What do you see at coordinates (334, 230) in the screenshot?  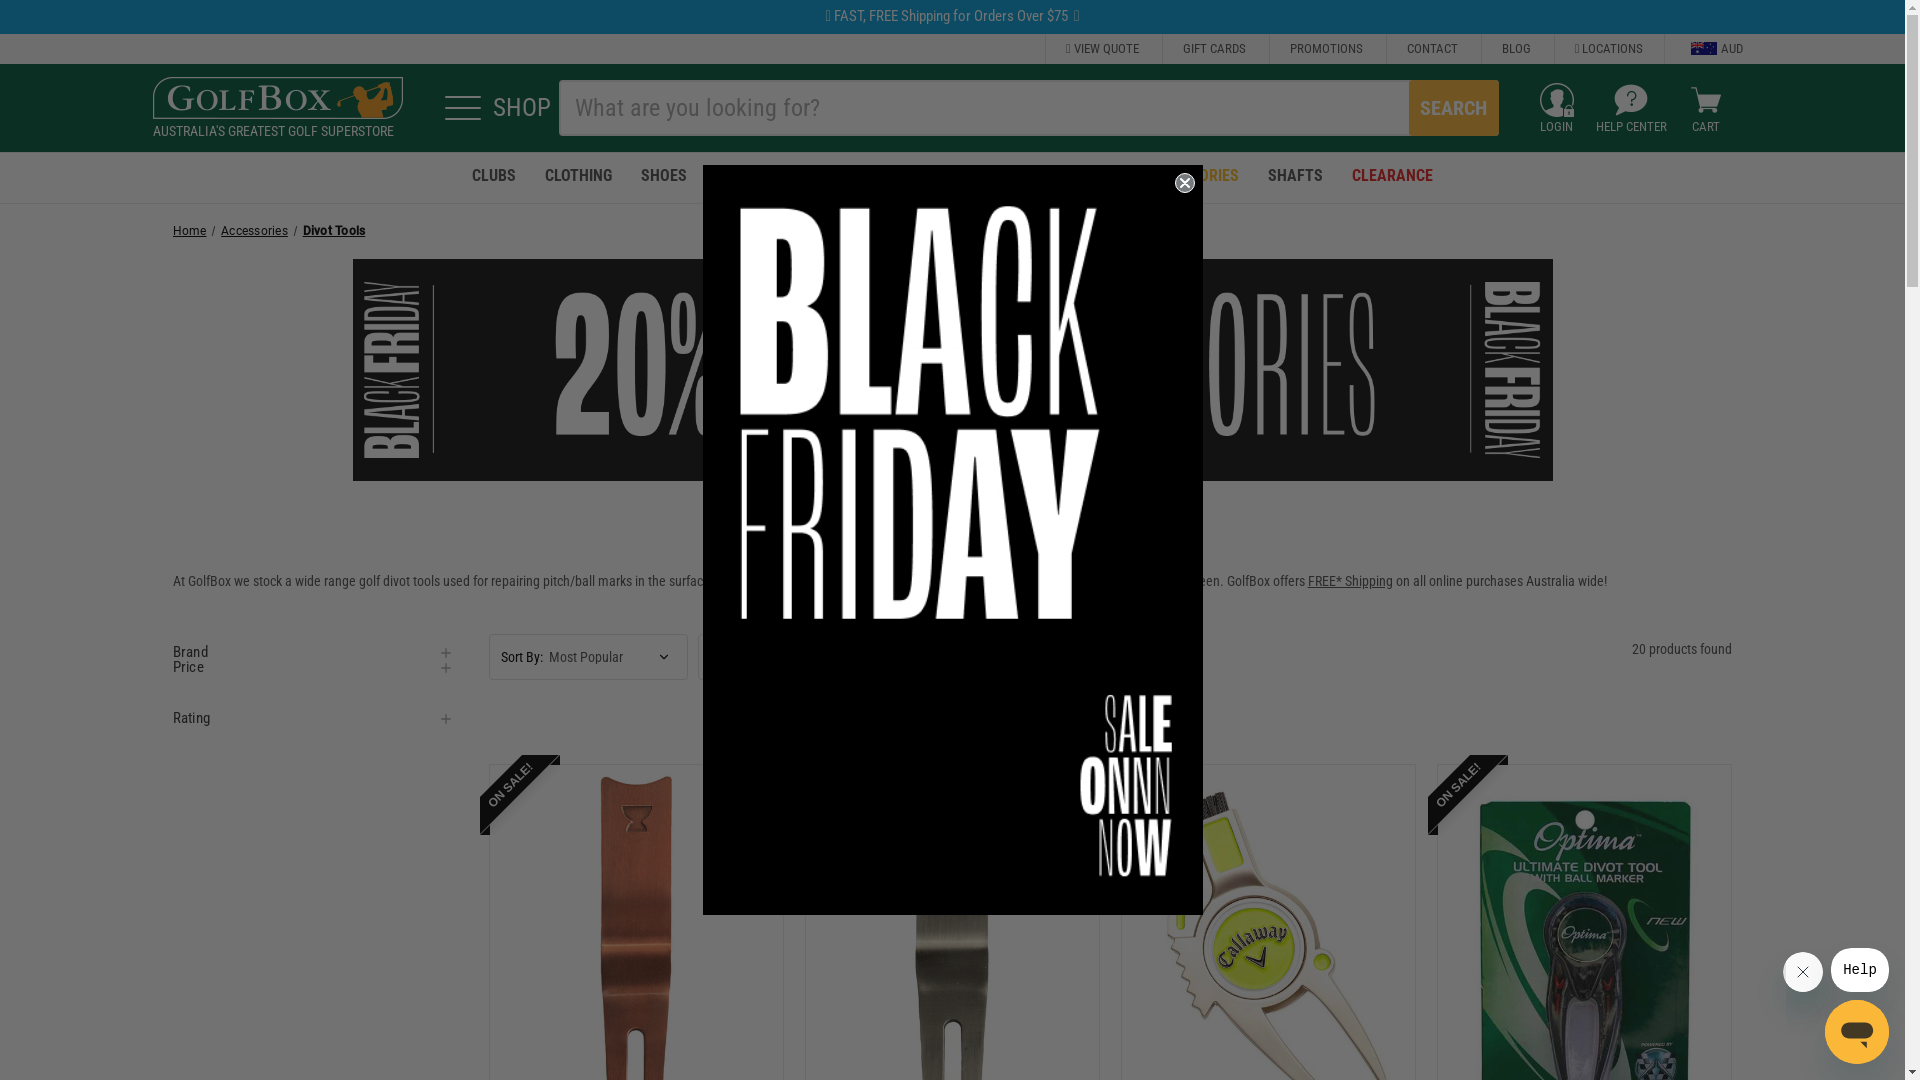 I see `'Divot Tools'` at bounding box center [334, 230].